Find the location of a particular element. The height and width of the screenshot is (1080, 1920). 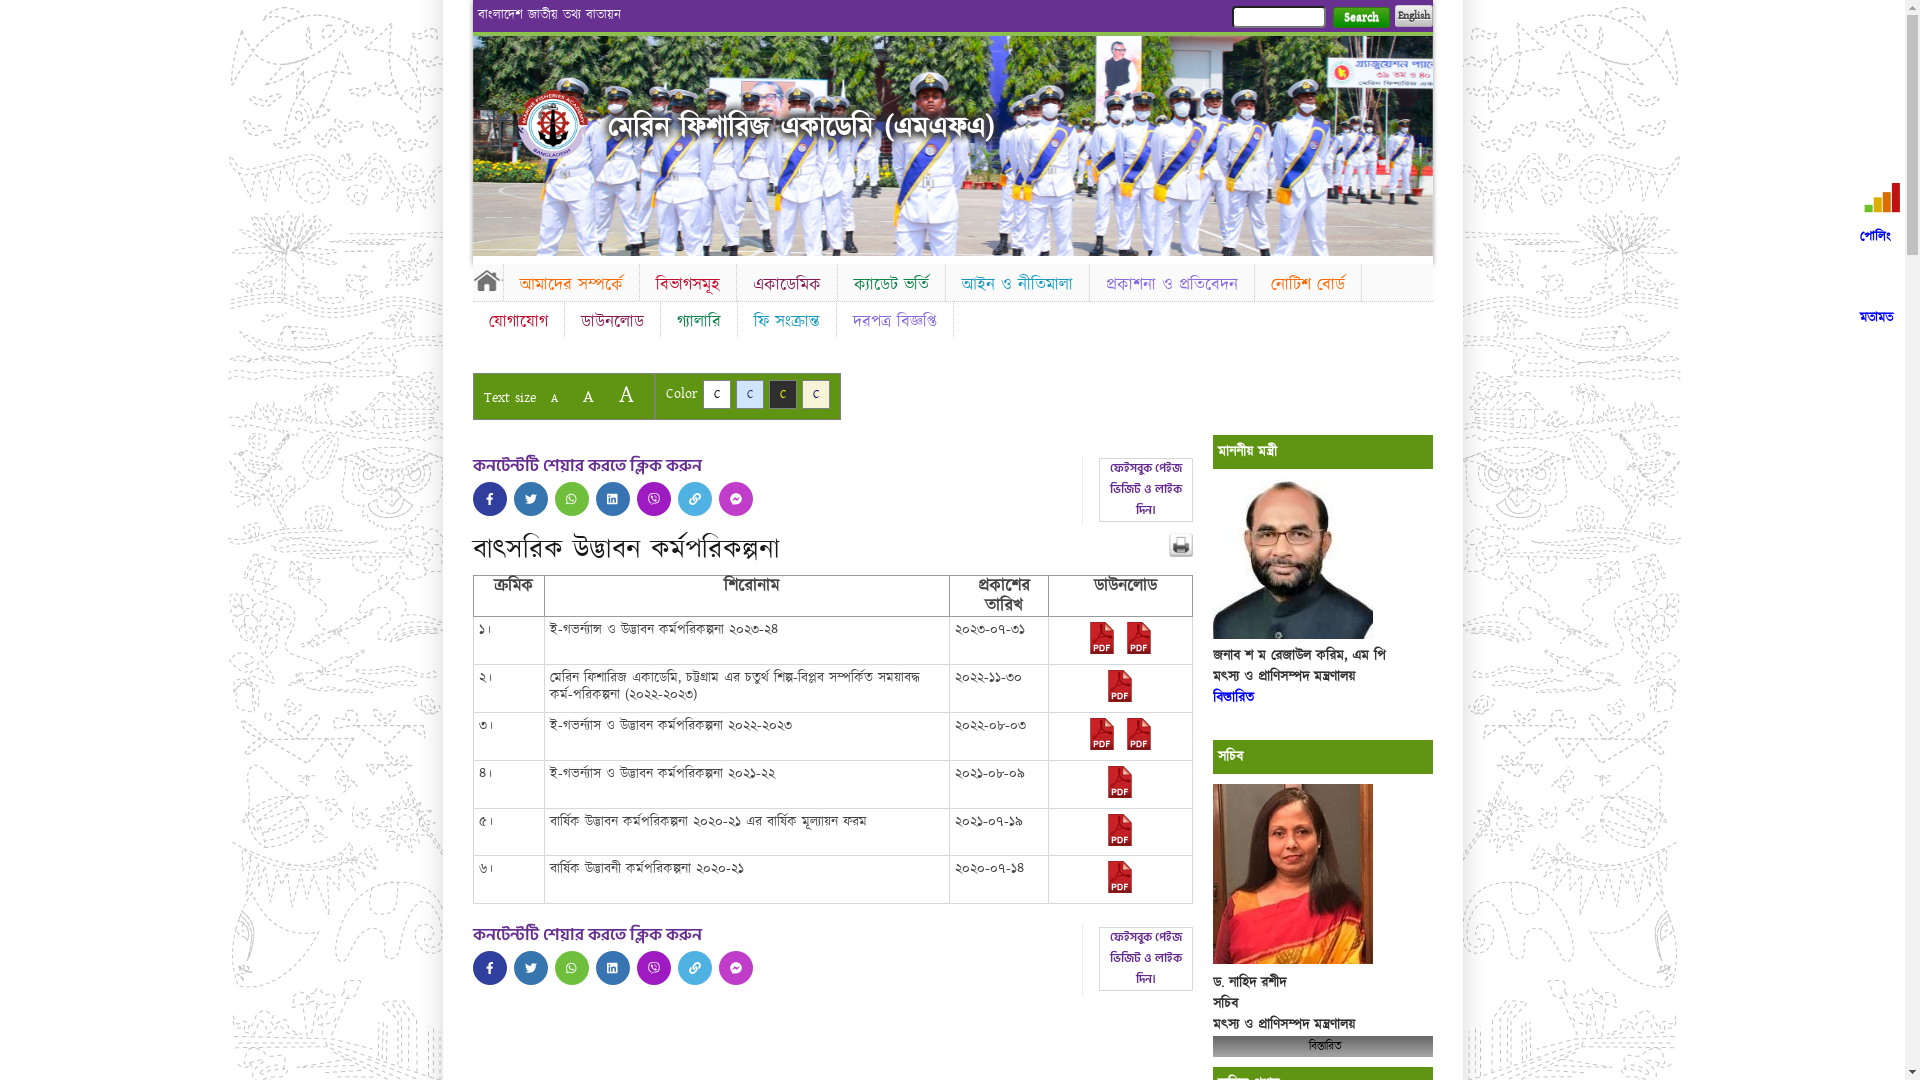

'C' is located at coordinates (781, 394).